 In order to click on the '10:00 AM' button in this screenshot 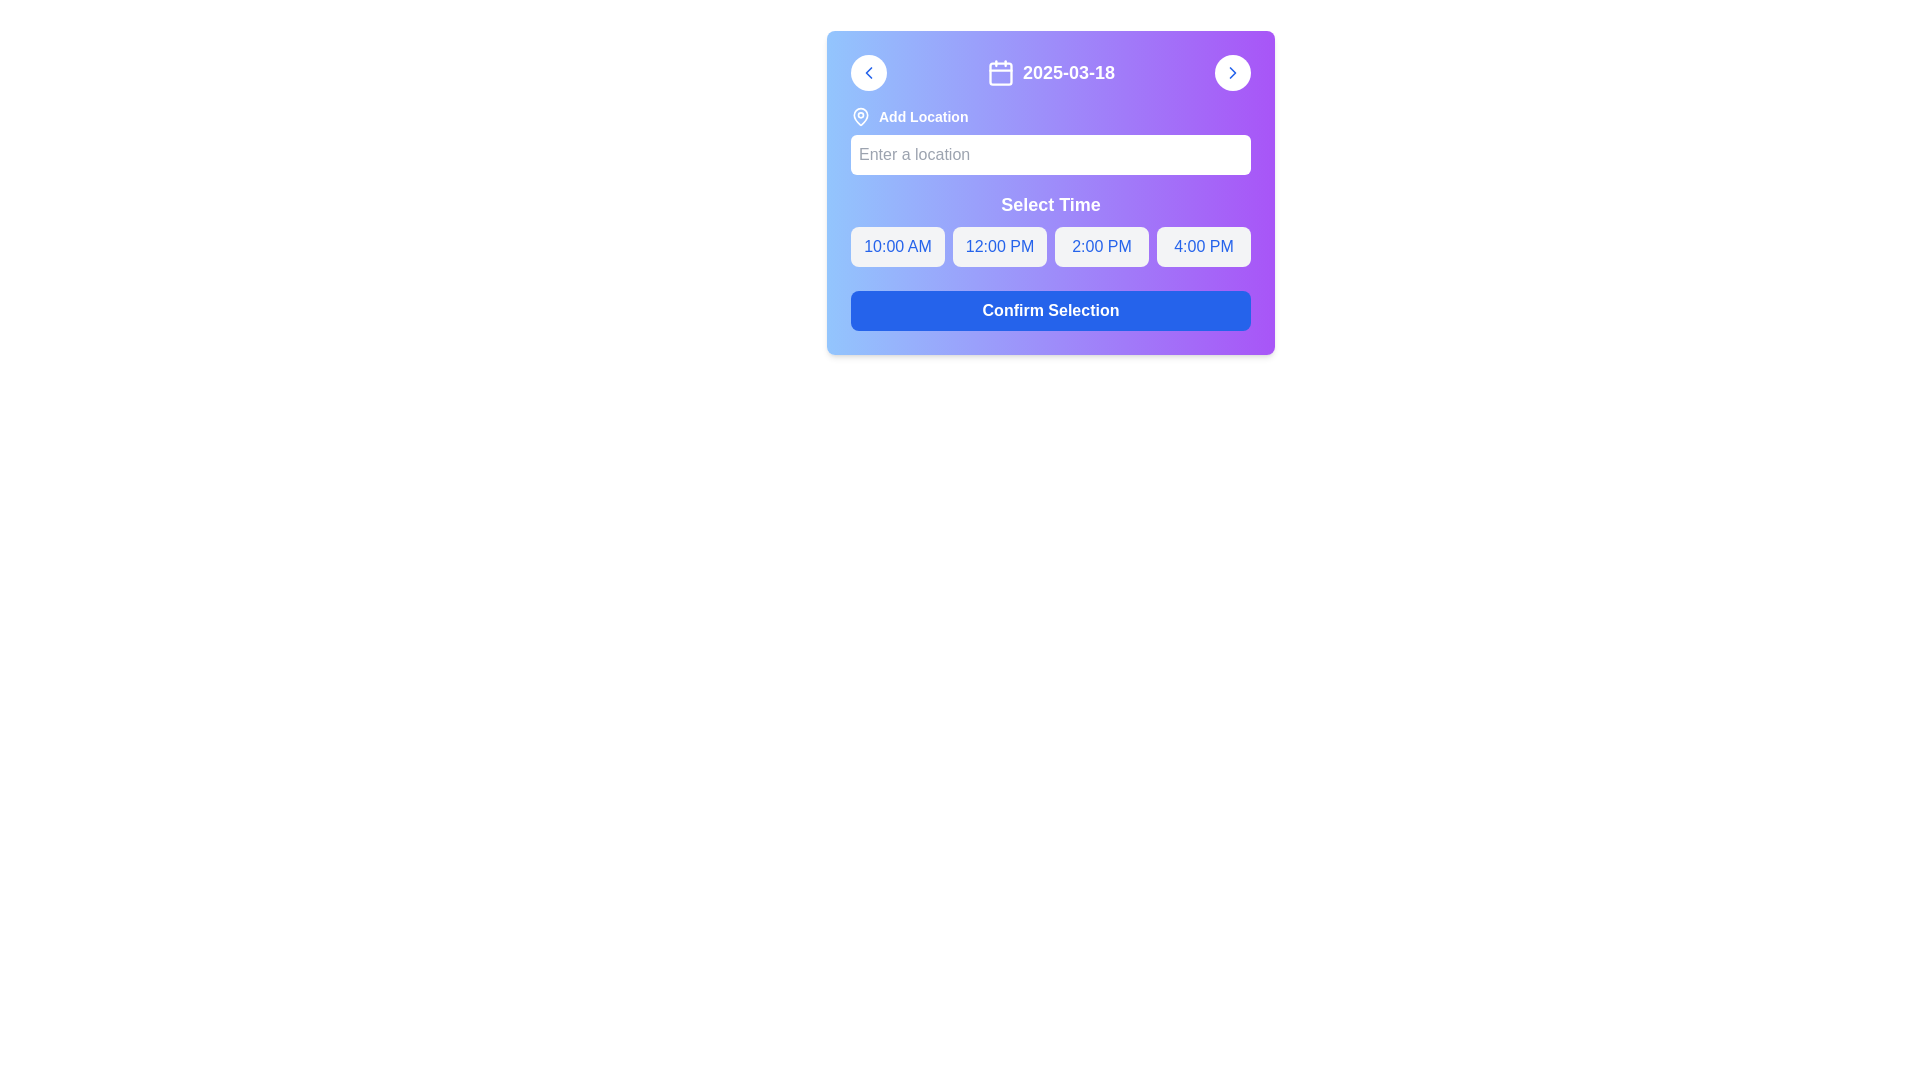, I will do `click(896, 245)`.